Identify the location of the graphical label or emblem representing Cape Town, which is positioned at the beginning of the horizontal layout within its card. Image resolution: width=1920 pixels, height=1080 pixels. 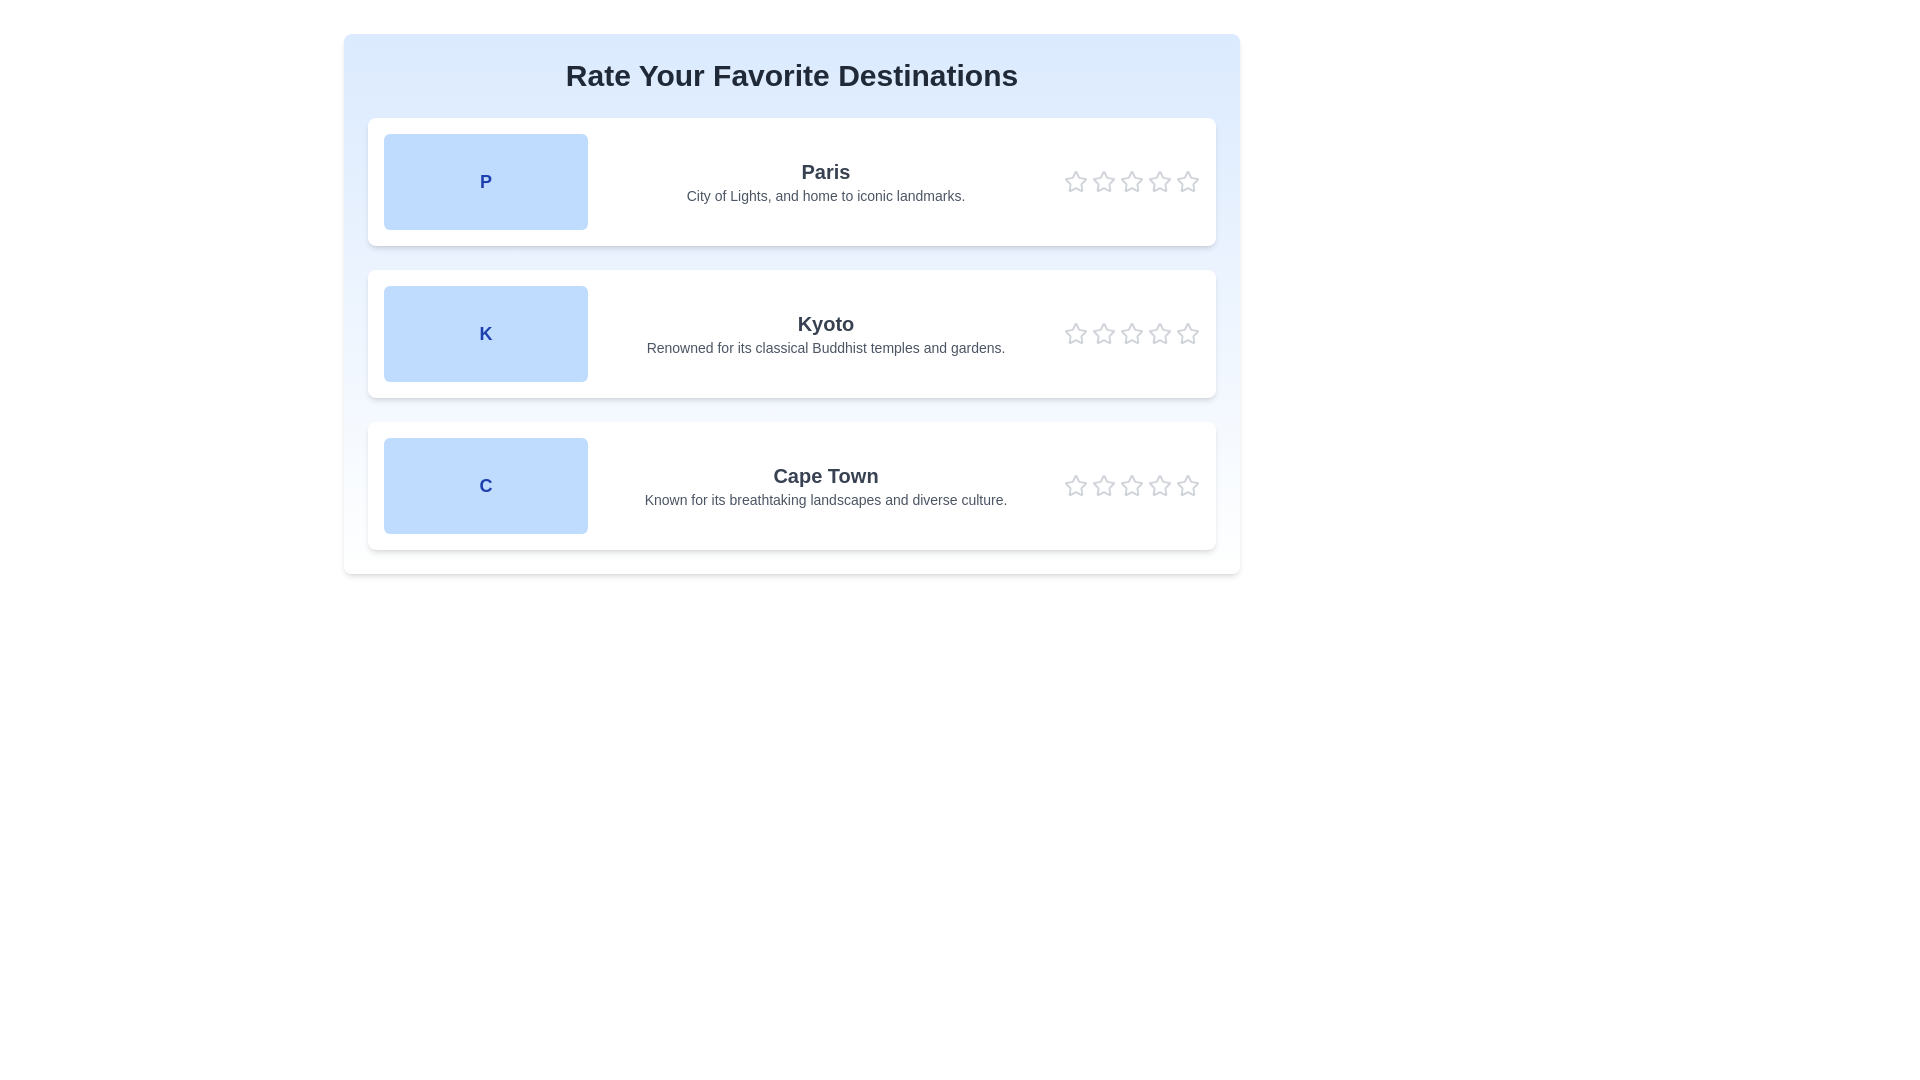
(485, 486).